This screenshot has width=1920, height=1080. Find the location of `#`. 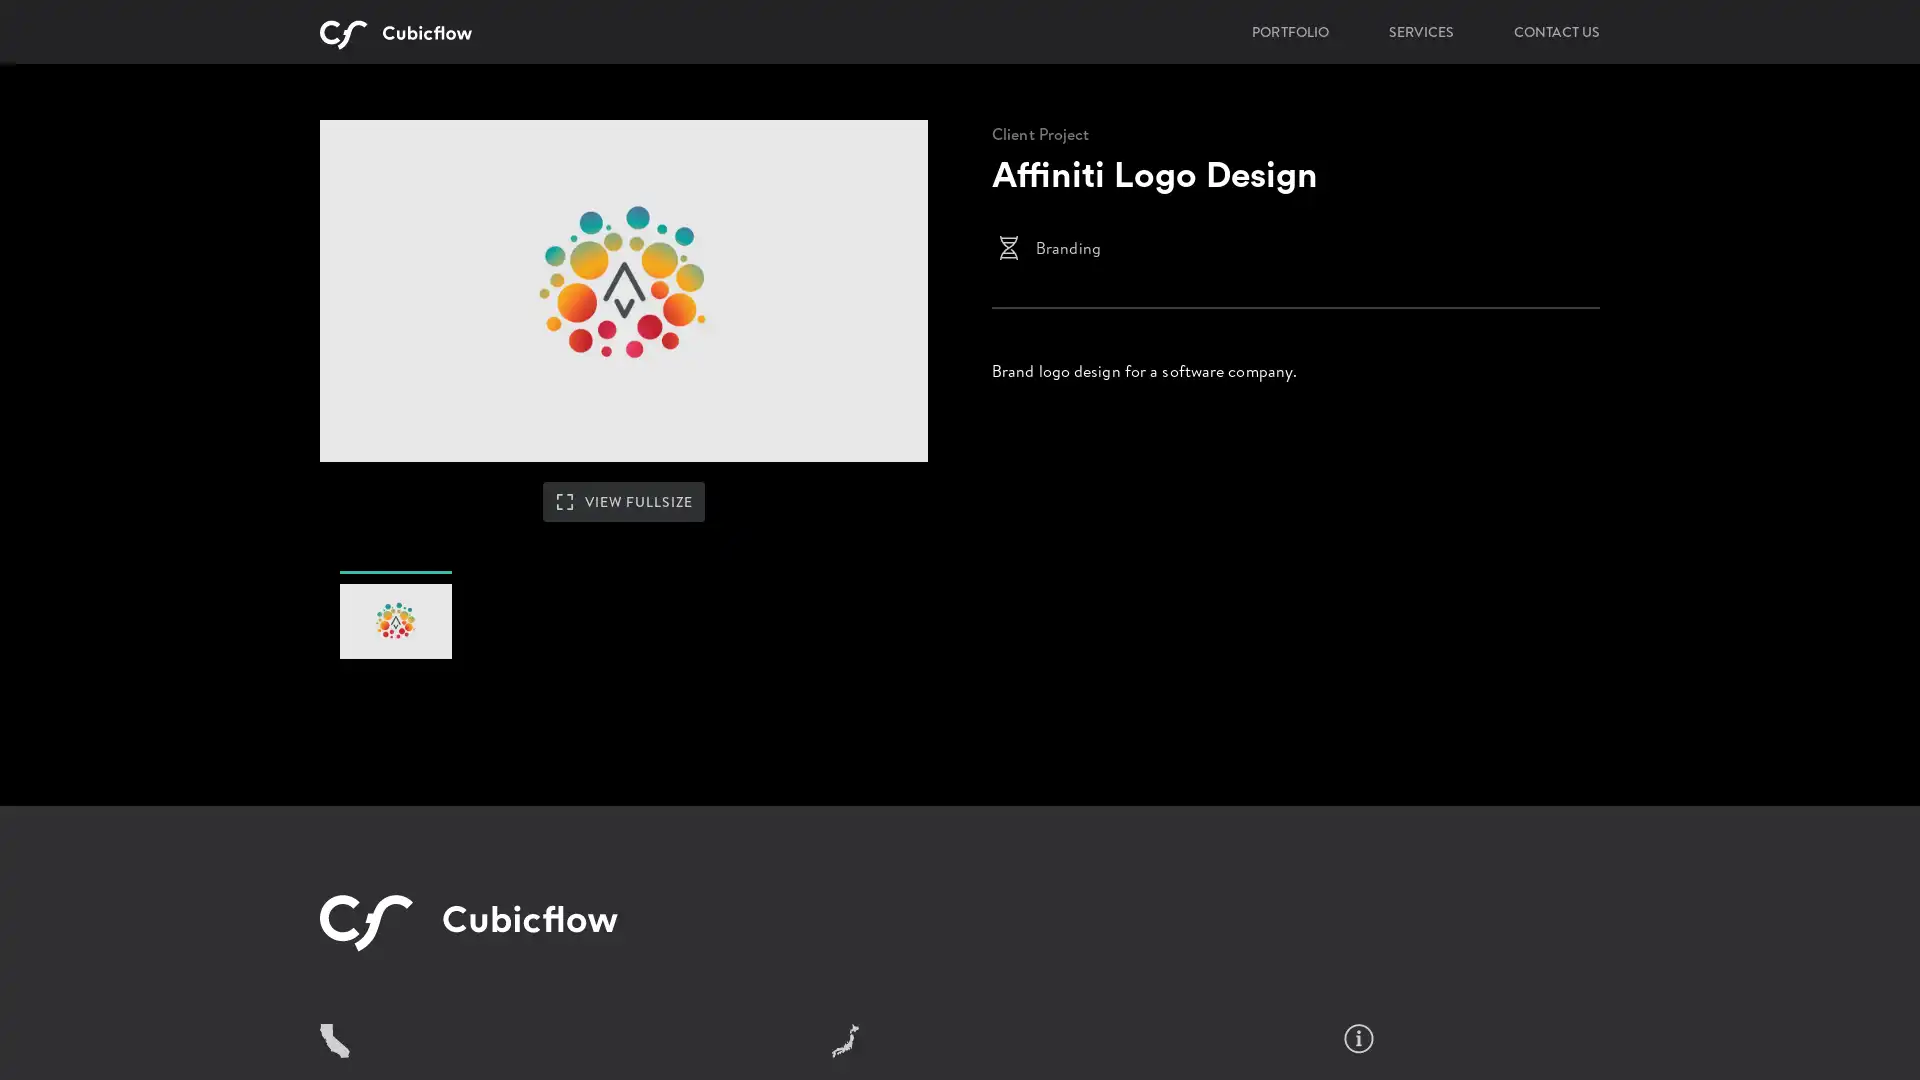

# is located at coordinates (395, 689).